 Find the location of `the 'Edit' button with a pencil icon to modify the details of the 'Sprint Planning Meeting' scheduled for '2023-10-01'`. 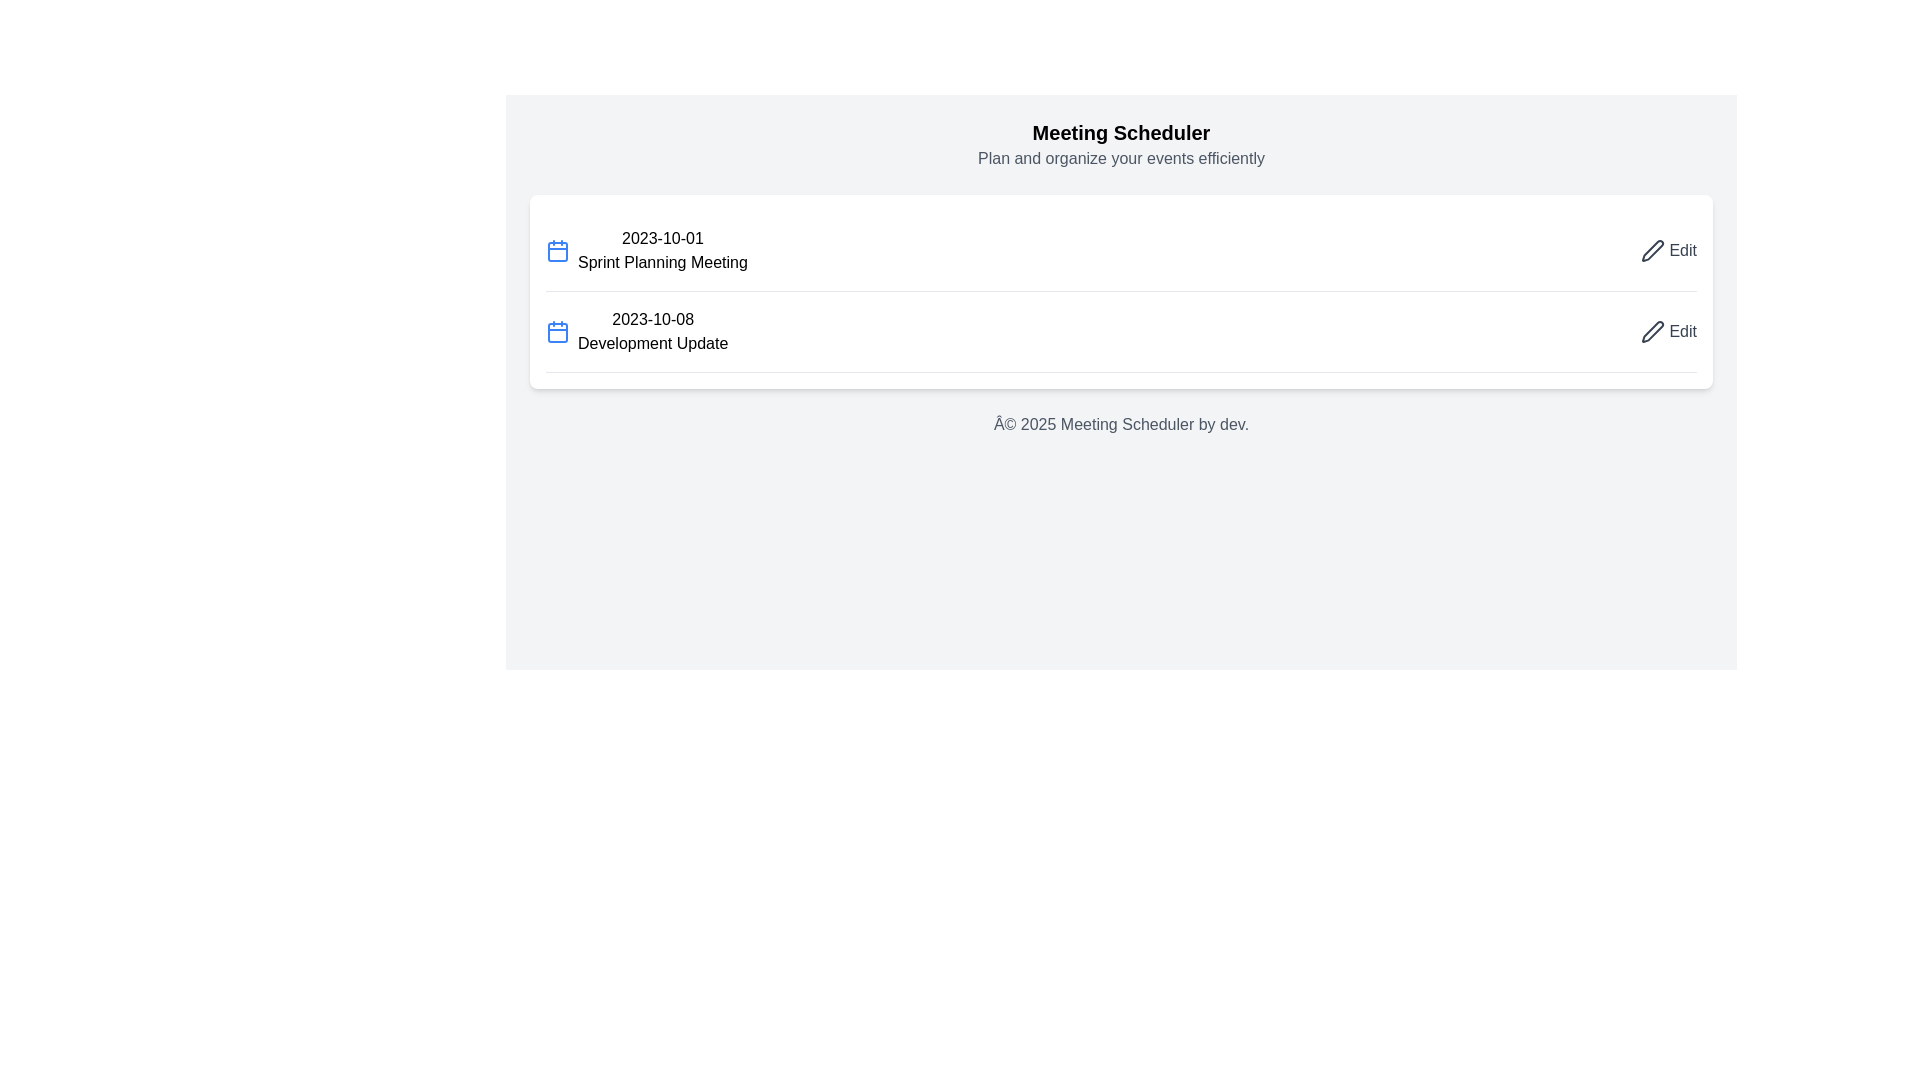

the 'Edit' button with a pencil icon to modify the details of the 'Sprint Planning Meeting' scheduled for '2023-10-01' is located at coordinates (1669, 249).